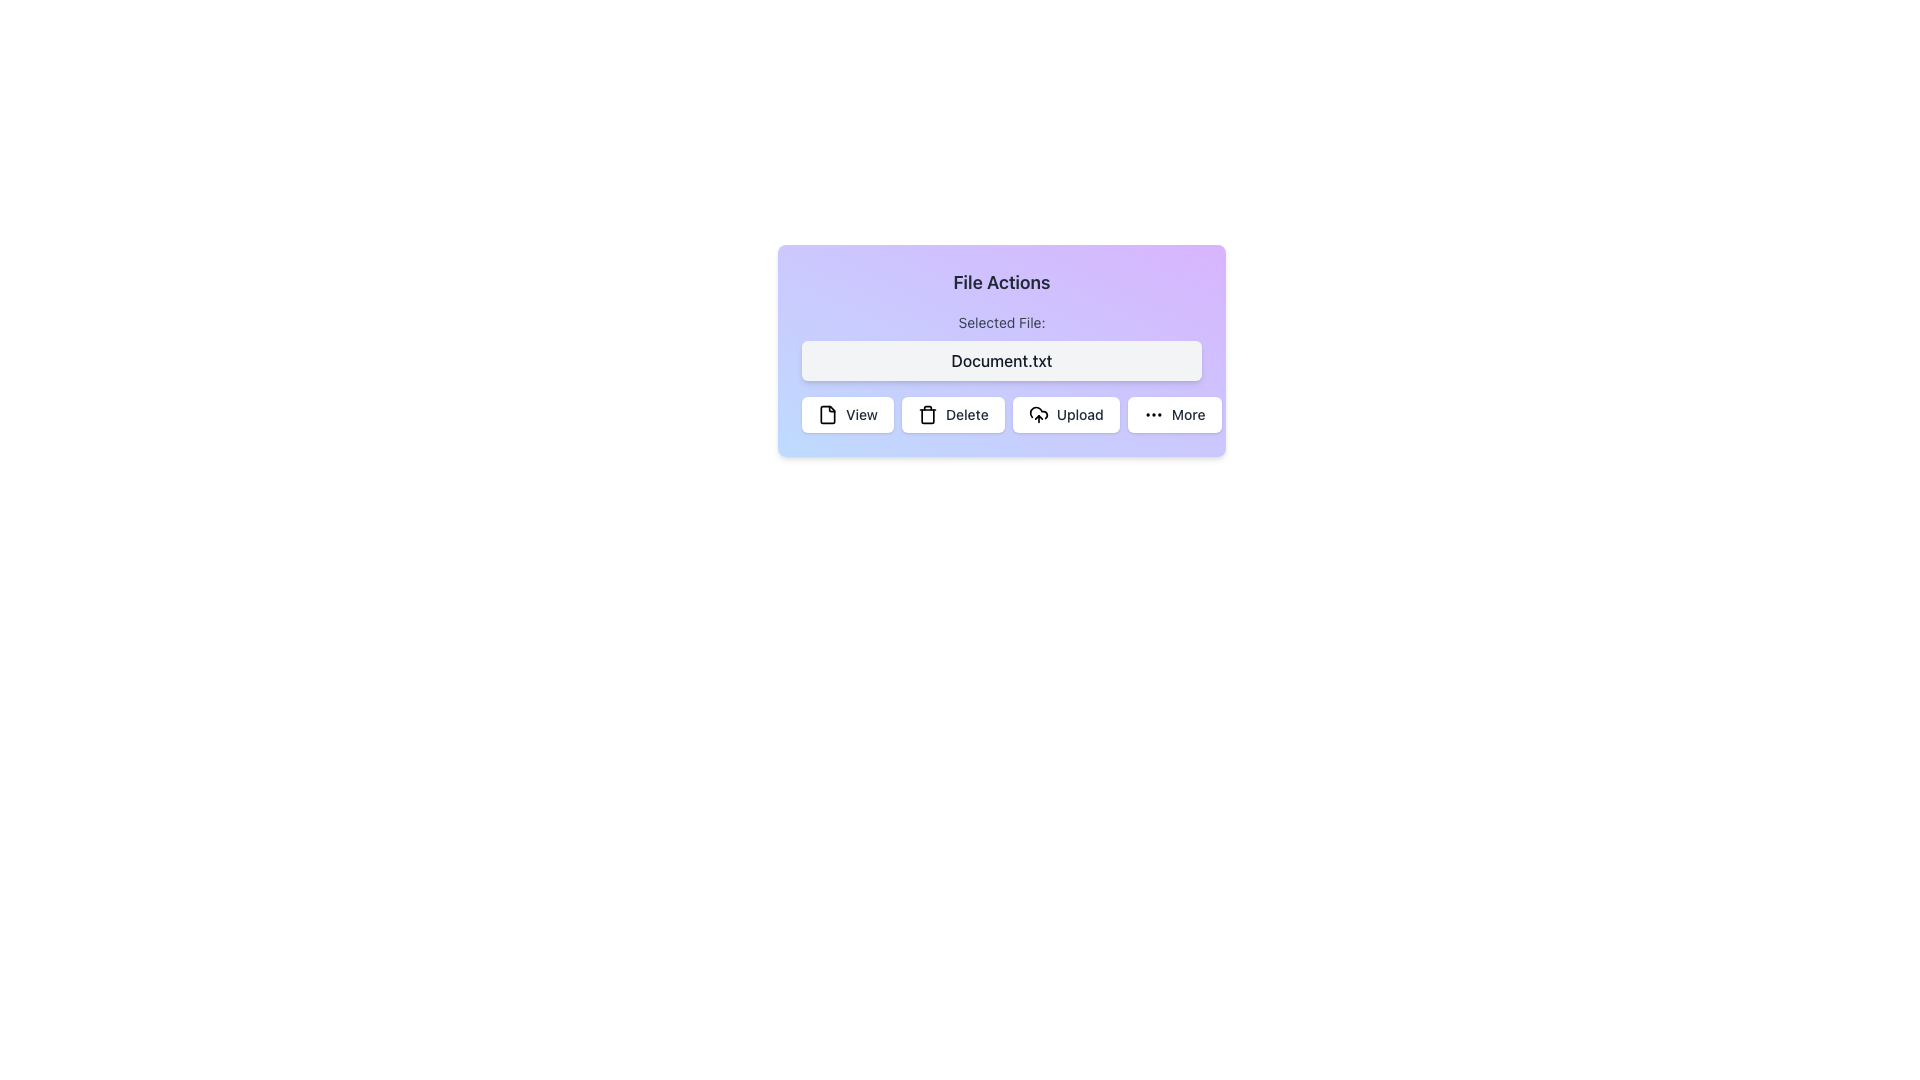  What do you see at coordinates (828, 414) in the screenshot?
I see `the 'View' button icon, which is the first element in a horizontal group of buttons` at bounding box center [828, 414].